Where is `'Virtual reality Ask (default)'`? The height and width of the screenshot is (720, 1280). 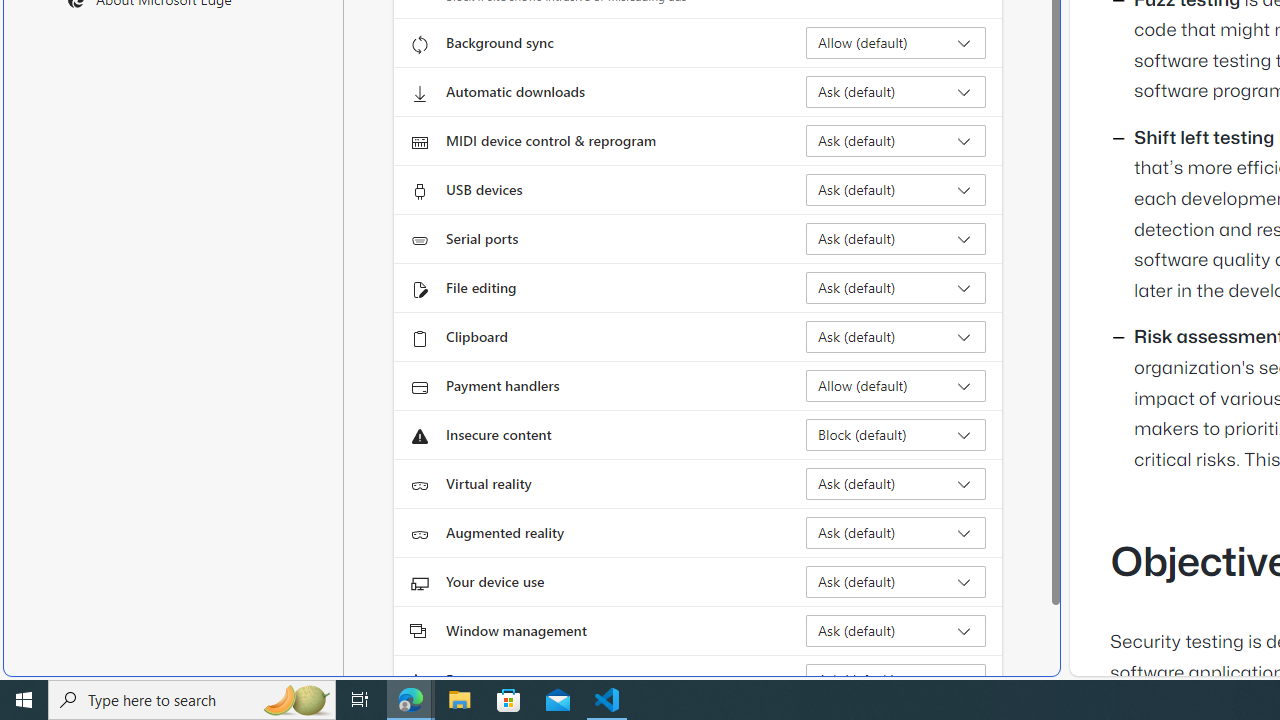
'Virtual reality Ask (default)' is located at coordinates (895, 483).